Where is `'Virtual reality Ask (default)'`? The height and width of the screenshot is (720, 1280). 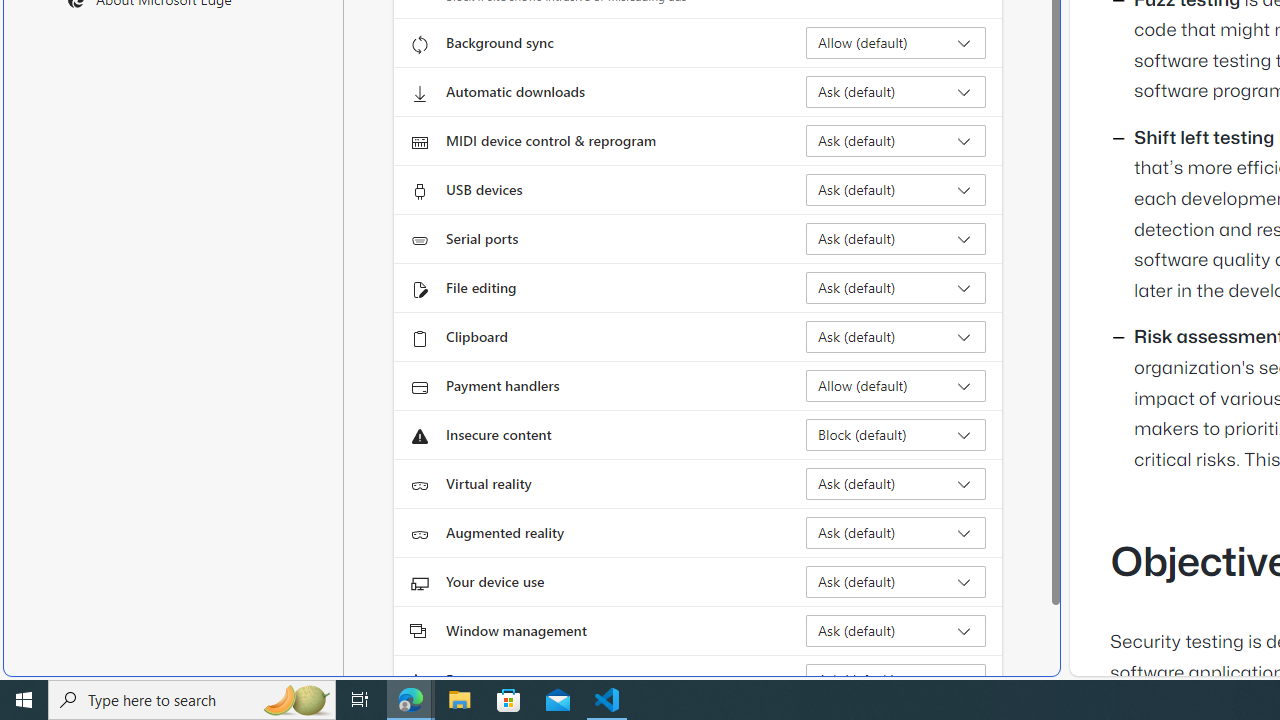
'Virtual reality Ask (default)' is located at coordinates (895, 483).